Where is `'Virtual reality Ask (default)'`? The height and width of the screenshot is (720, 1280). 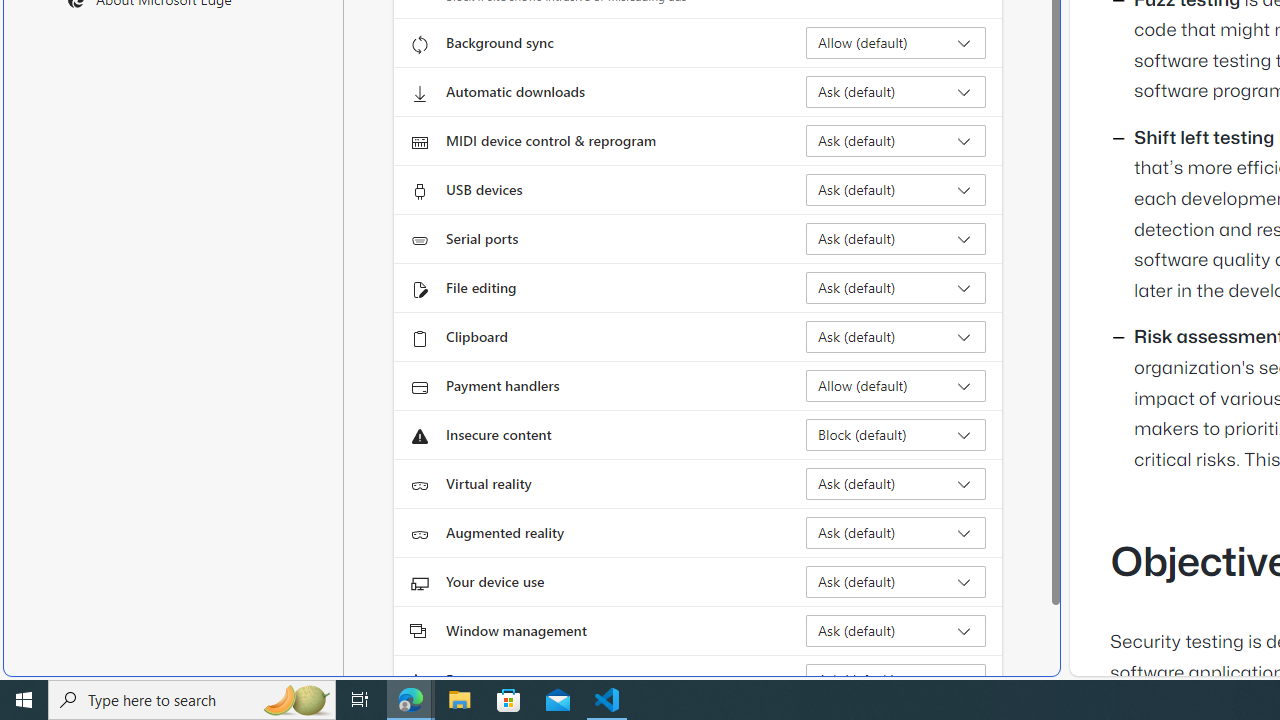
'Virtual reality Ask (default)' is located at coordinates (895, 483).